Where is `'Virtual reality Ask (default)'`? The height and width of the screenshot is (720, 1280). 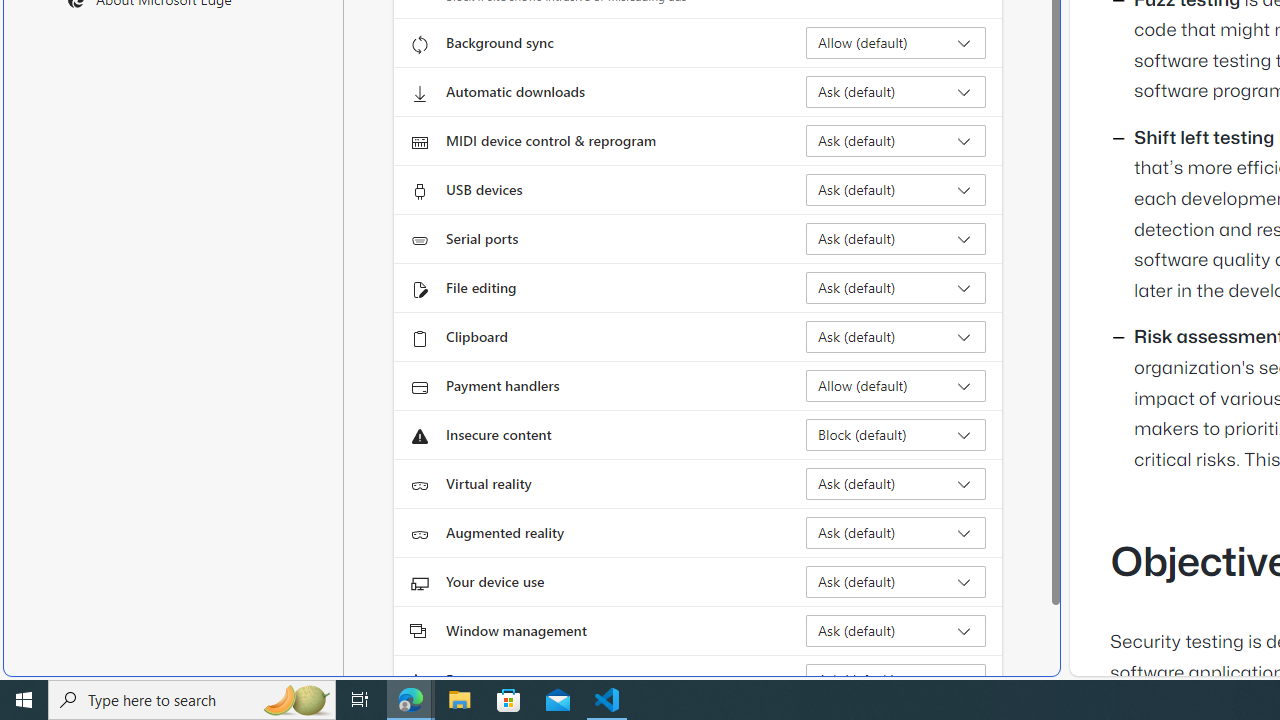
'Virtual reality Ask (default)' is located at coordinates (895, 483).